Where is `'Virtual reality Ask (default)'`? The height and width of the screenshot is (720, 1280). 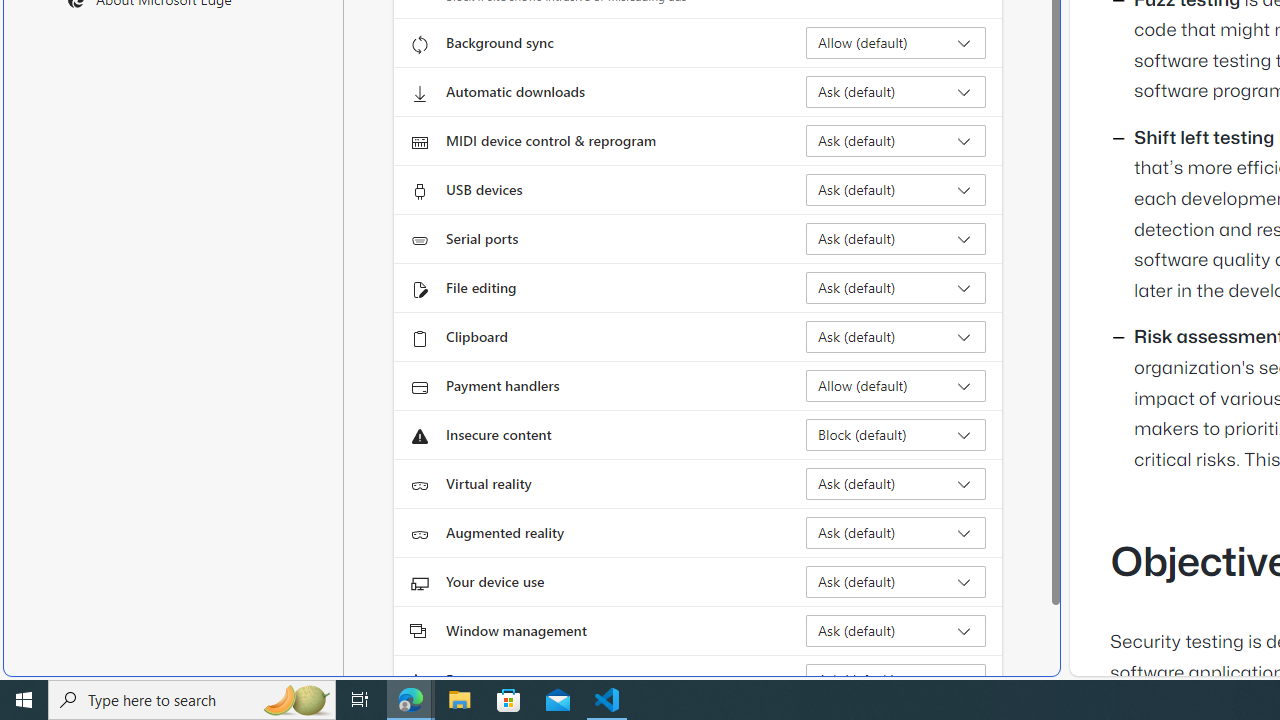
'Virtual reality Ask (default)' is located at coordinates (895, 483).